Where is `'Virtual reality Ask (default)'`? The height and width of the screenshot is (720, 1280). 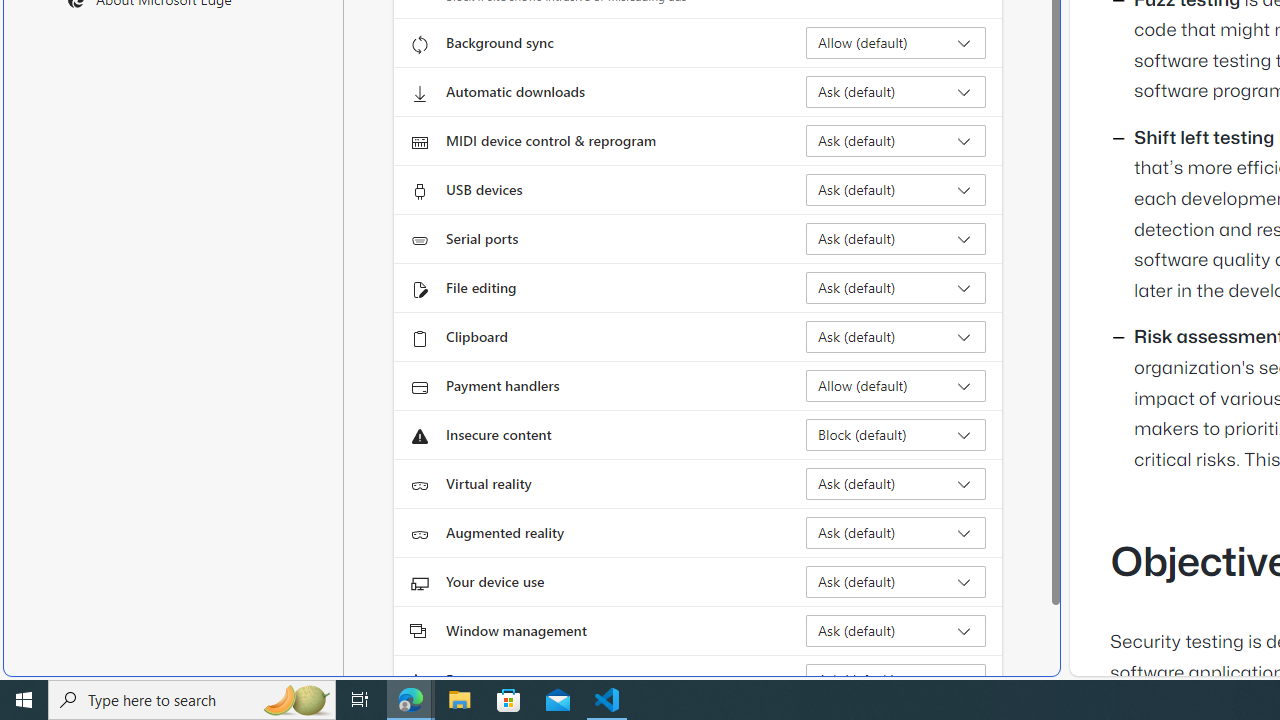
'Virtual reality Ask (default)' is located at coordinates (895, 483).